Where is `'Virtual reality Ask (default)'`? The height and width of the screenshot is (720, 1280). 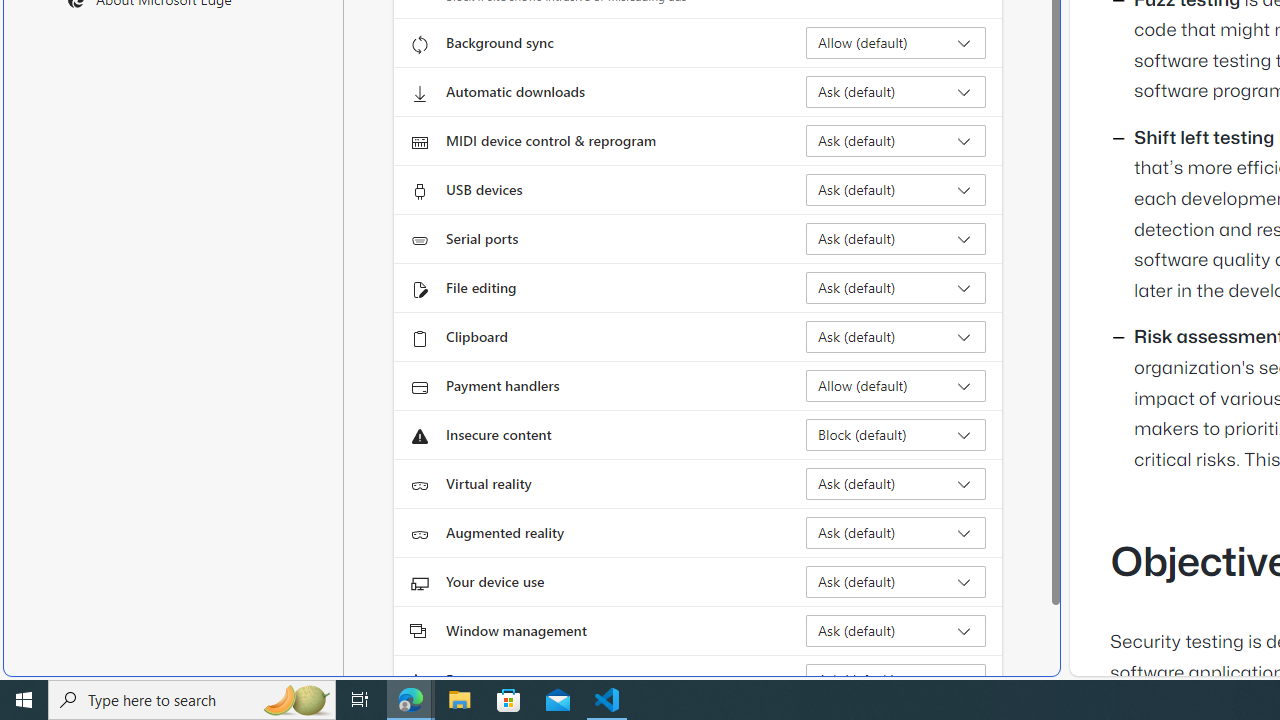
'Virtual reality Ask (default)' is located at coordinates (895, 483).